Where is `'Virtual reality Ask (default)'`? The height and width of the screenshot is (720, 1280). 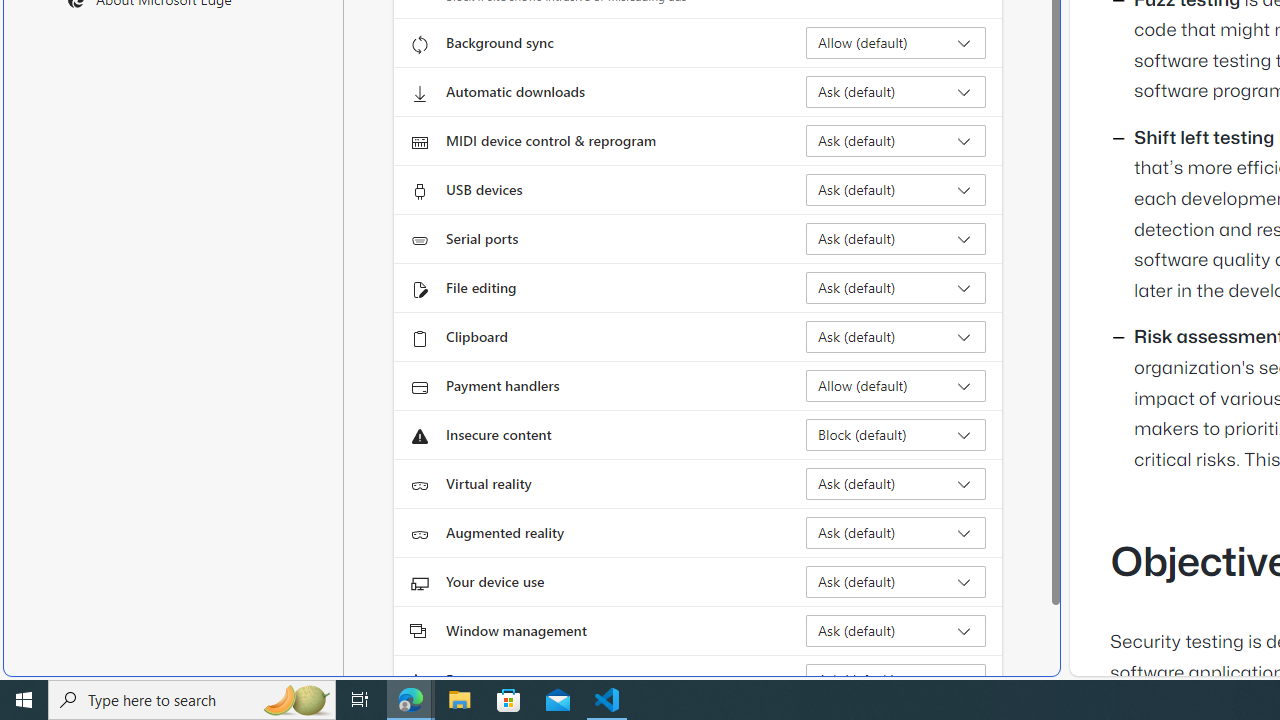
'Virtual reality Ask (default)' is located at coordinates (895, 483).